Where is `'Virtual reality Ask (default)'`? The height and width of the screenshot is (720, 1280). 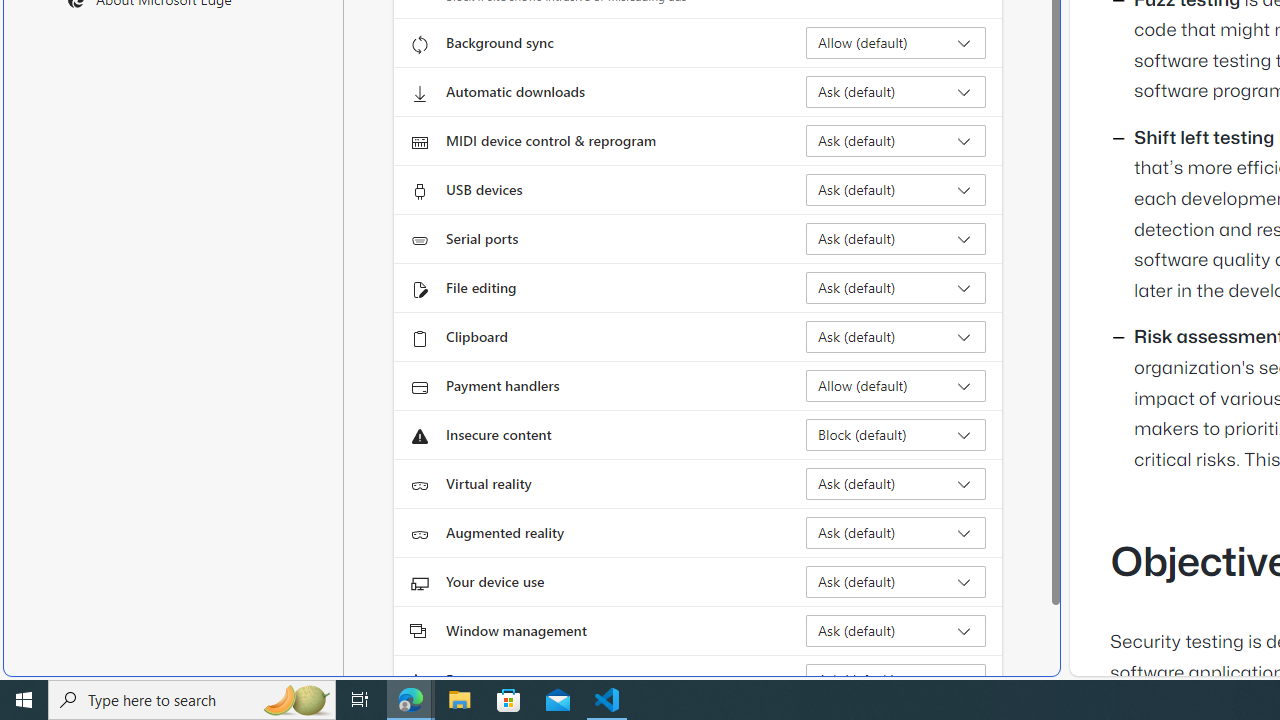
'Virtual reality Ask (default)' is located at coordinates (895, 483).